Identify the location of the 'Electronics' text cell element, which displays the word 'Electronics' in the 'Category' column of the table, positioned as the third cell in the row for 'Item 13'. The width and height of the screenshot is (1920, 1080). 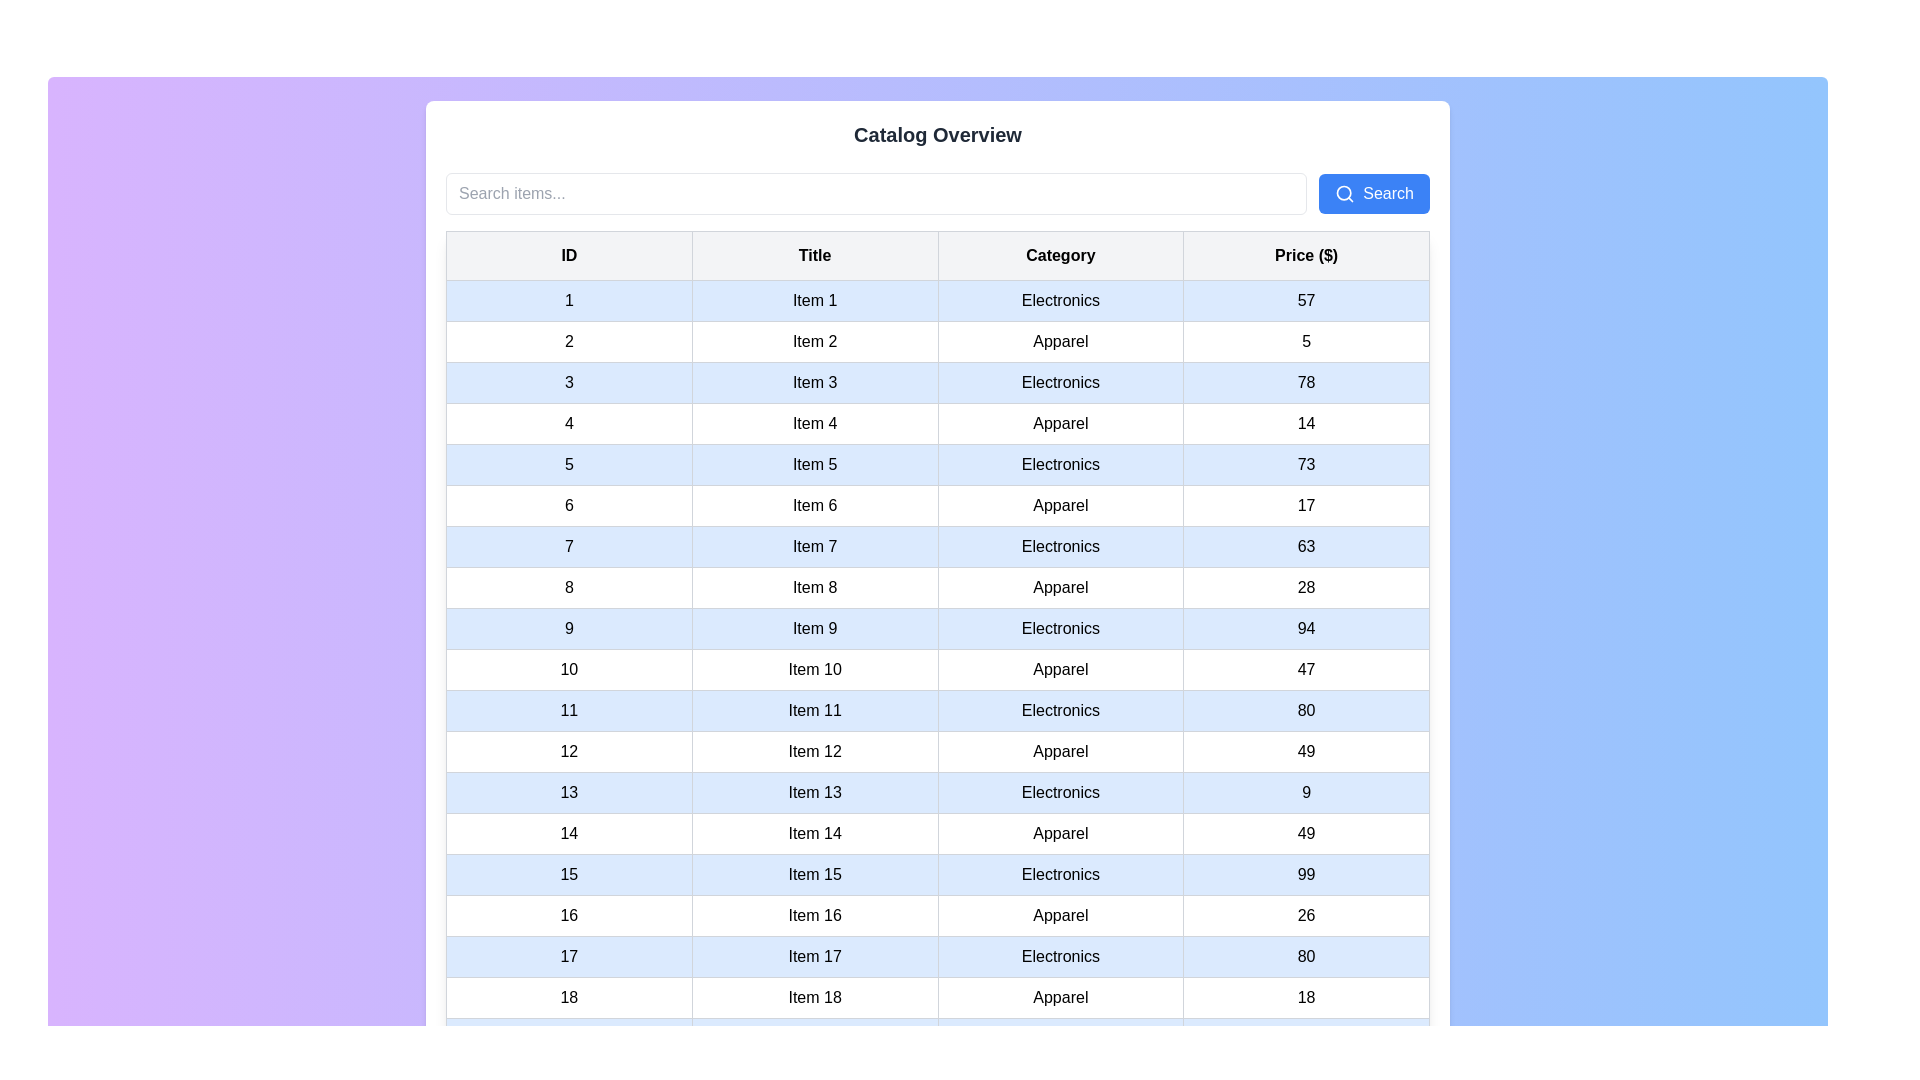
(1059, 792).